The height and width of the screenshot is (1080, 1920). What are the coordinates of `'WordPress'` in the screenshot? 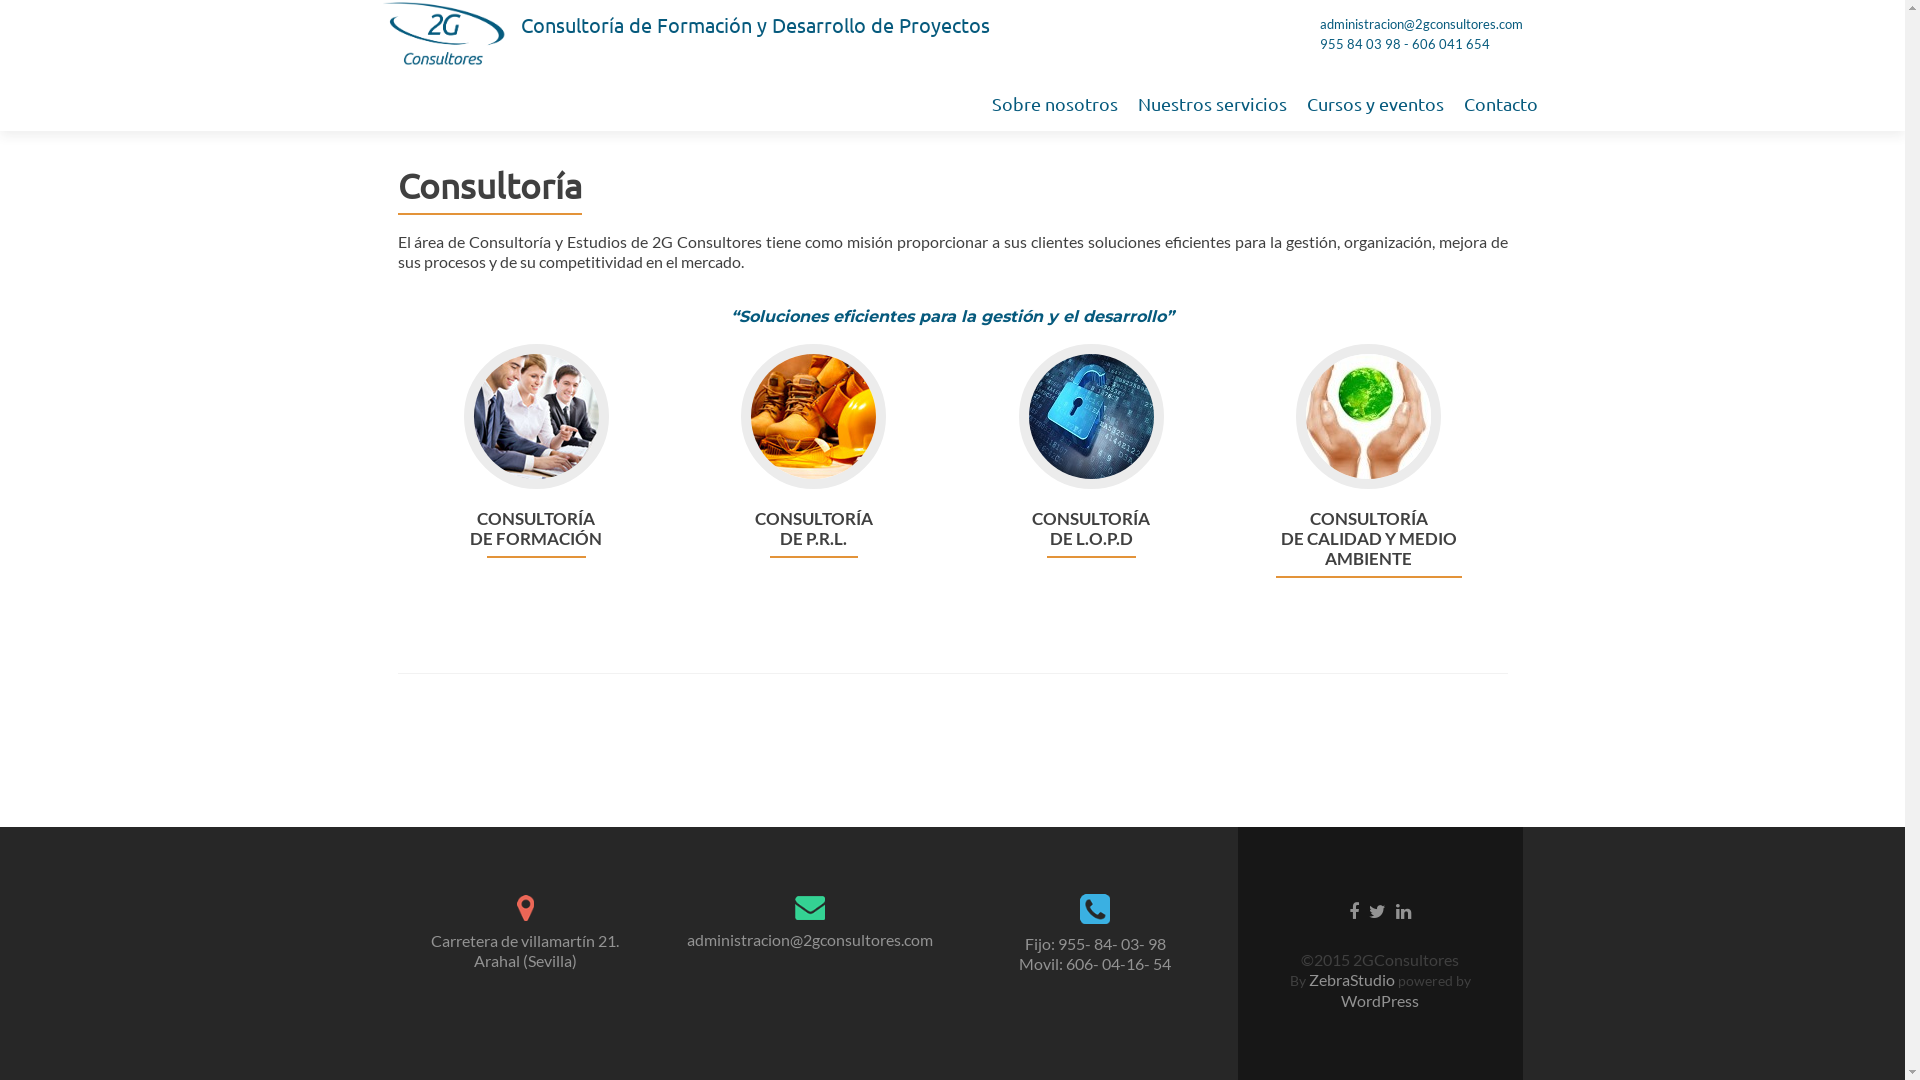 It's located at (1340, 1000).